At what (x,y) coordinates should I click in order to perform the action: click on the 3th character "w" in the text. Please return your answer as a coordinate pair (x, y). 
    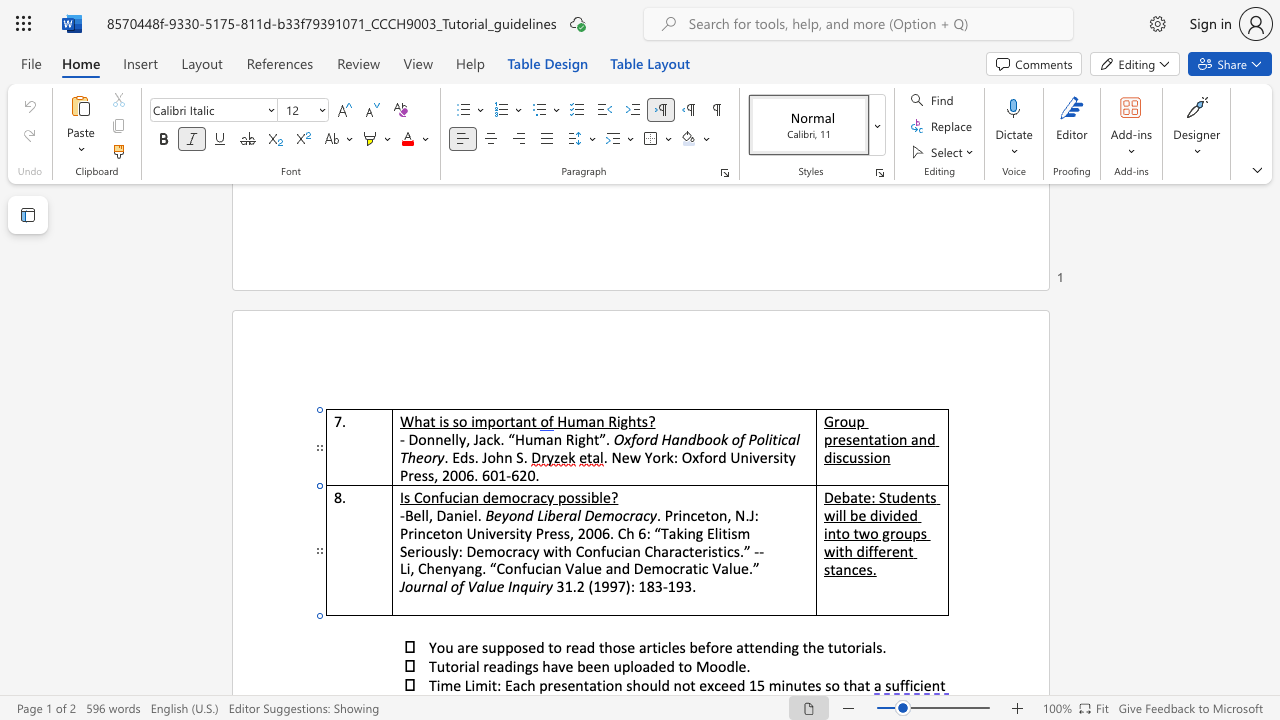
    Looking at the image, I should click on (829, 551).